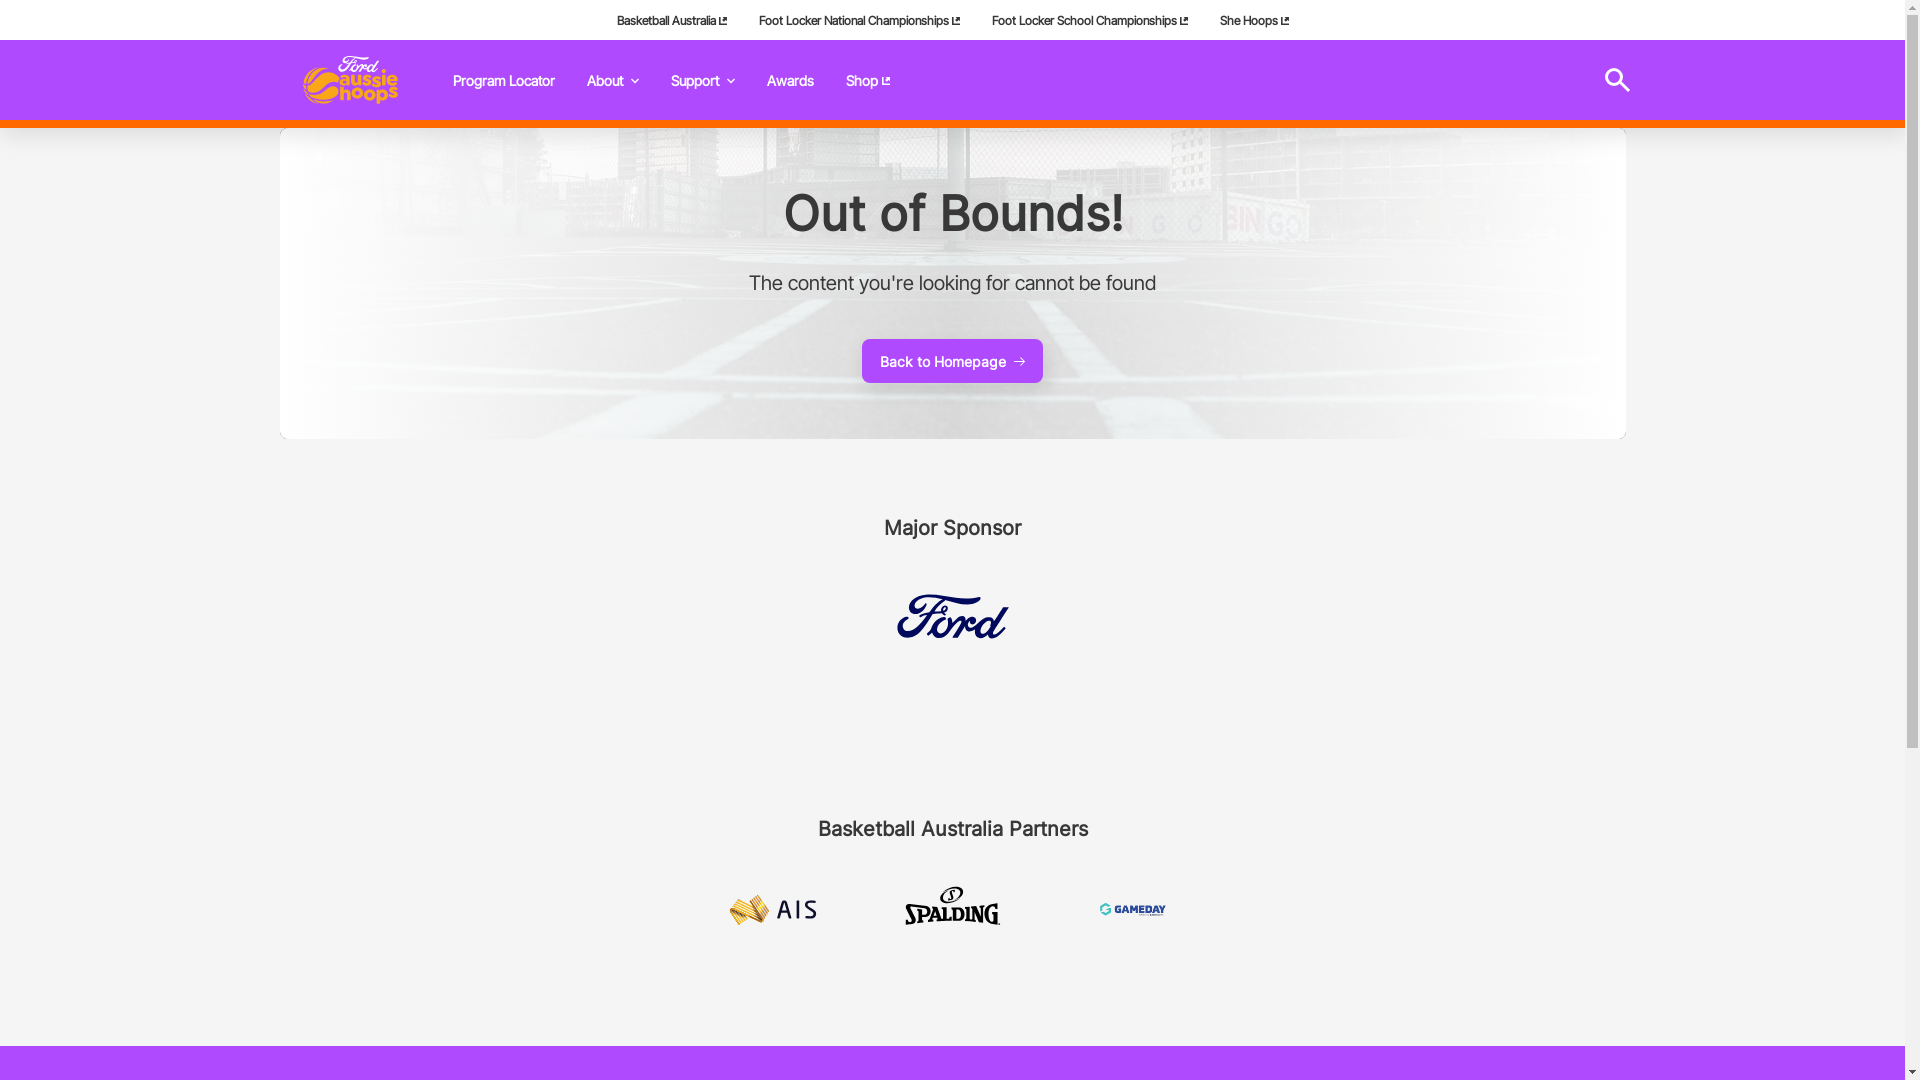 This screenshot has height=1080, width=1920. I want to click on 'Major Partner Ford', so click(950, 615).